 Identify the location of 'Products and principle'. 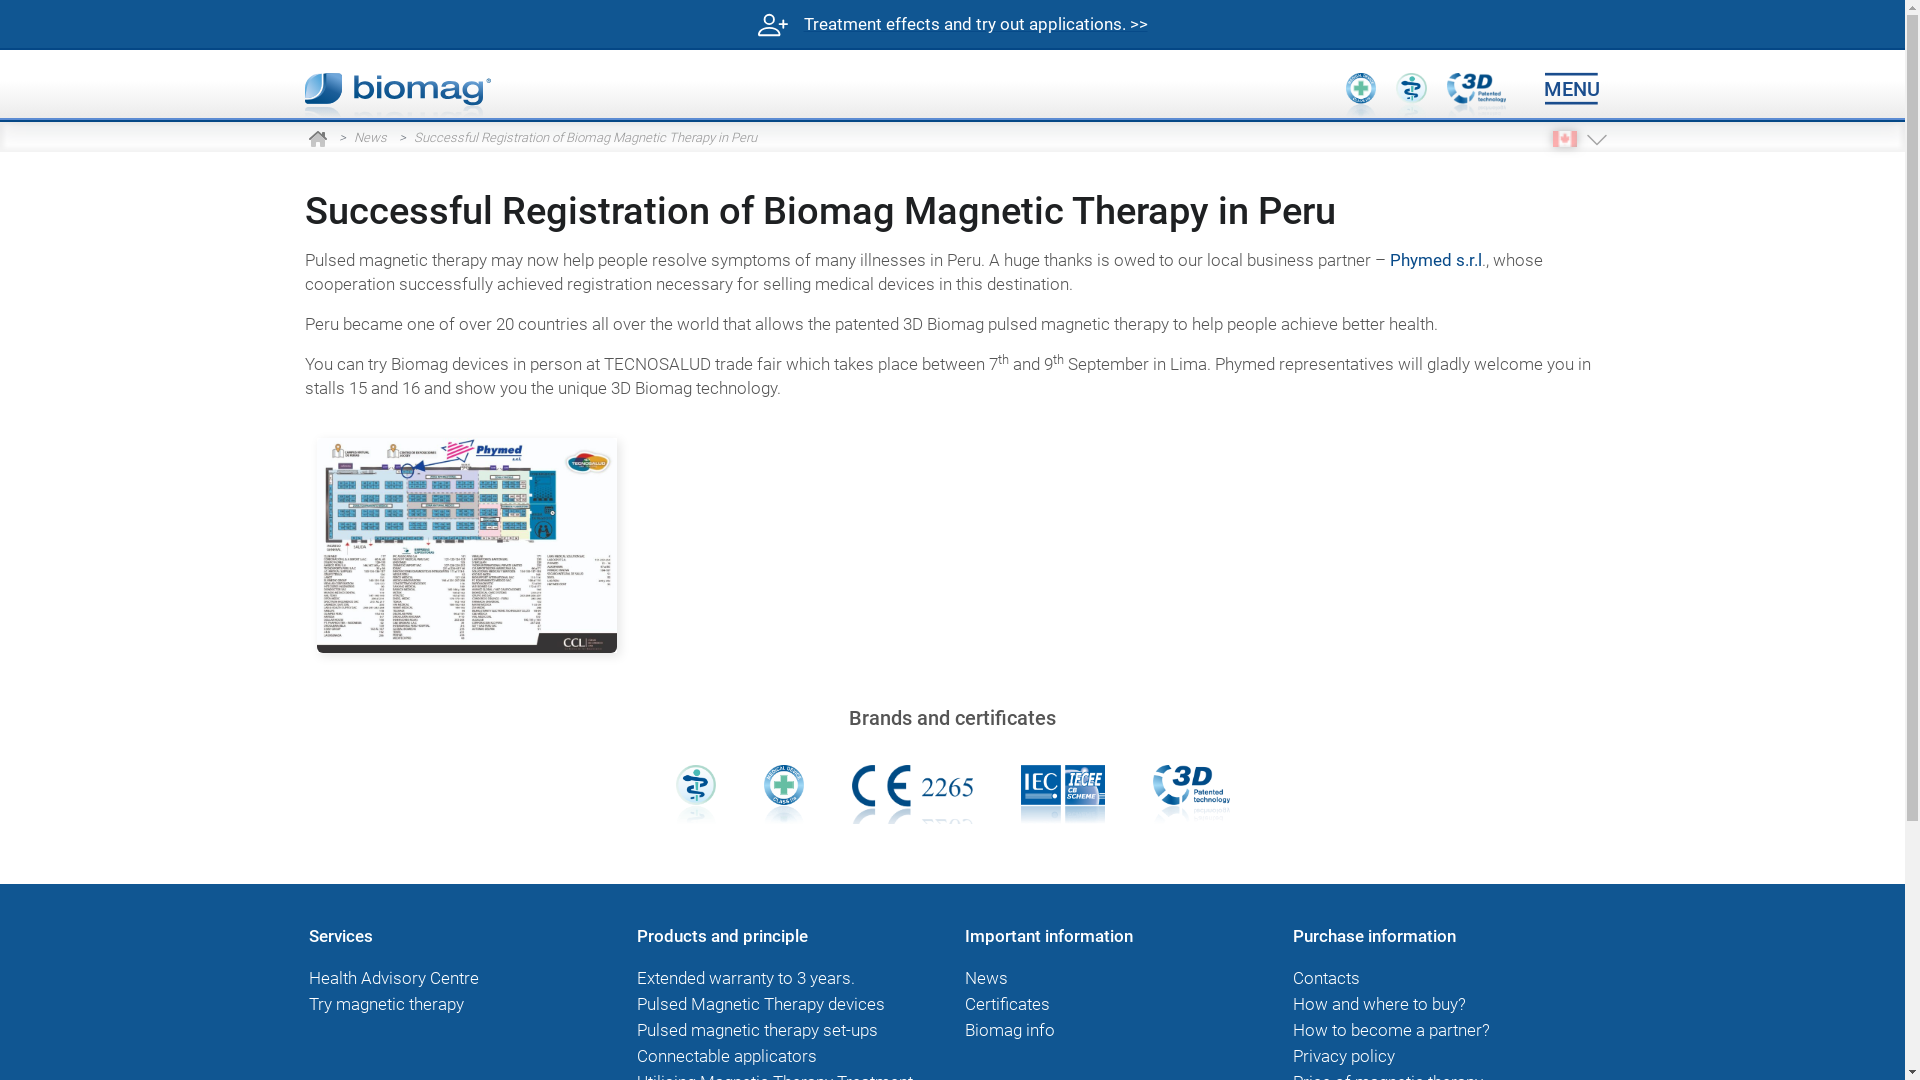
(720, 936).